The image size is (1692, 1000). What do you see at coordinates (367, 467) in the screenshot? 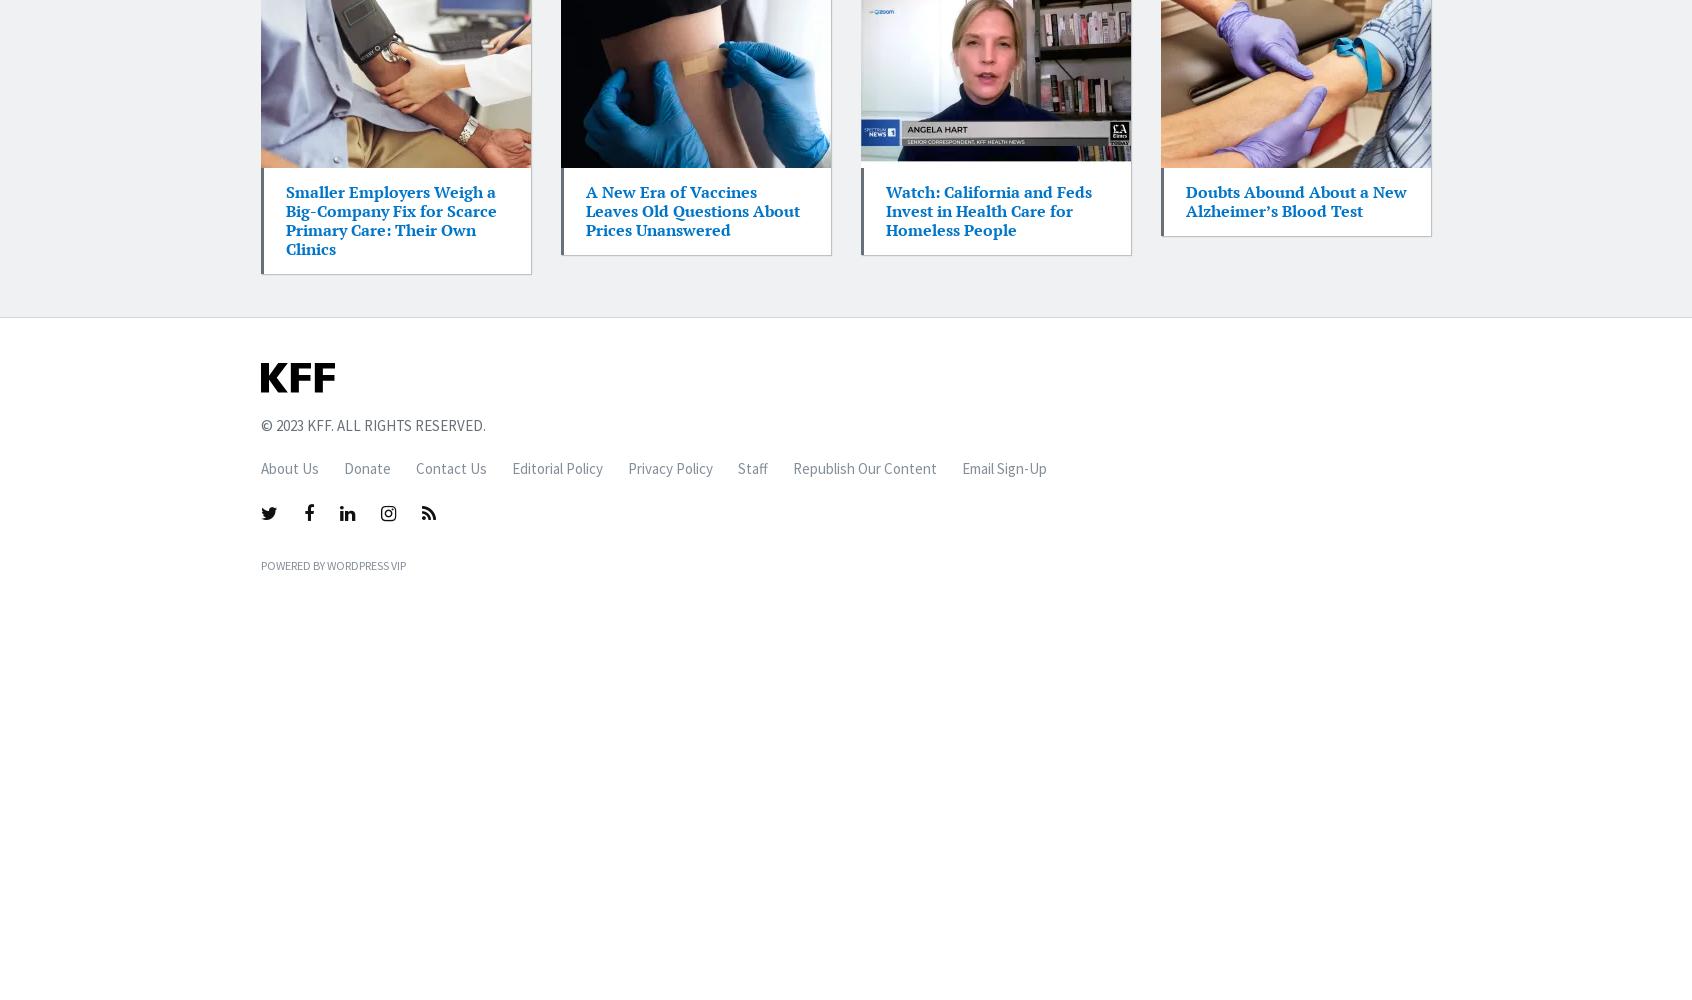
I see `'Donate'` at bounding box center [367, 467].